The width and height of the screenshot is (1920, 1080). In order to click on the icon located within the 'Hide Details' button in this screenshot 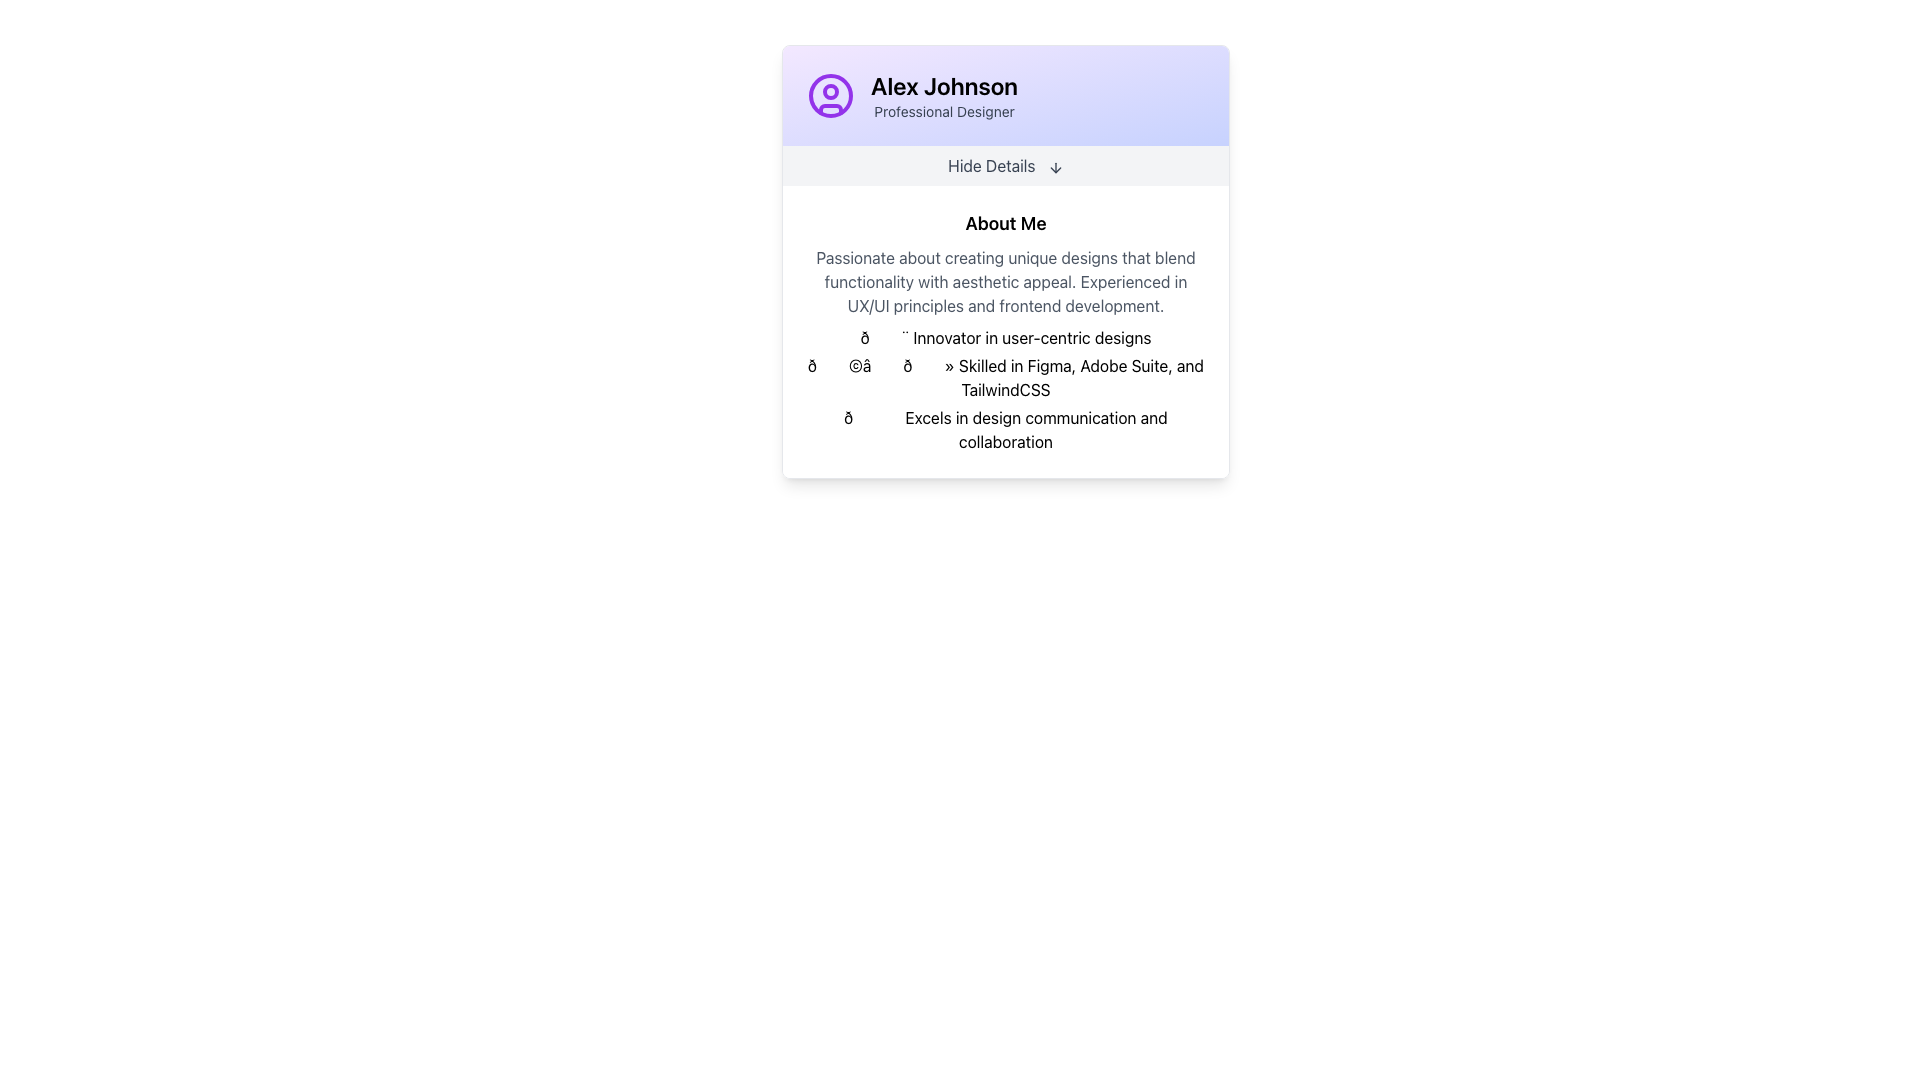, I will do `click(1054, 166)`.